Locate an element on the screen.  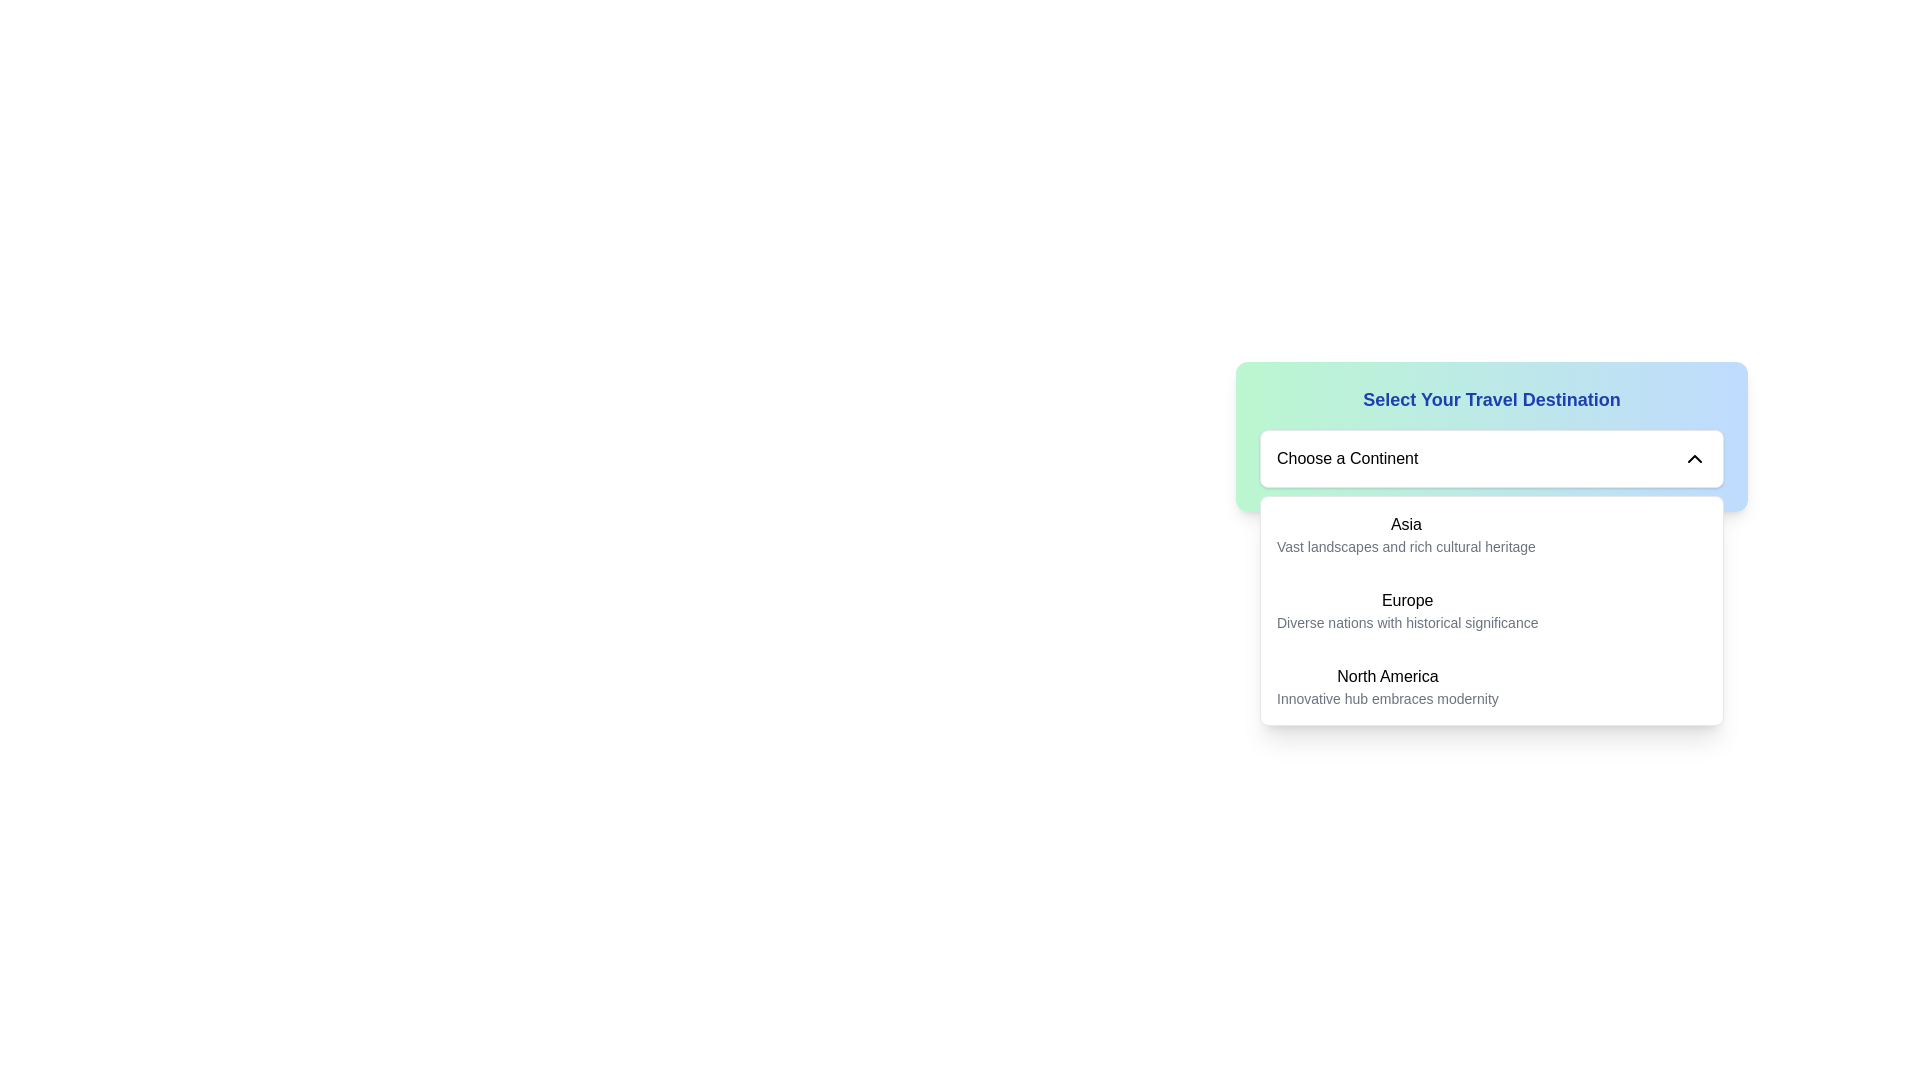
to select the dropdown menu option 'North America' which is the third item in the list styled with a medium-weight font and a smaller gray font underneath is located at coordinates (1386, 685).